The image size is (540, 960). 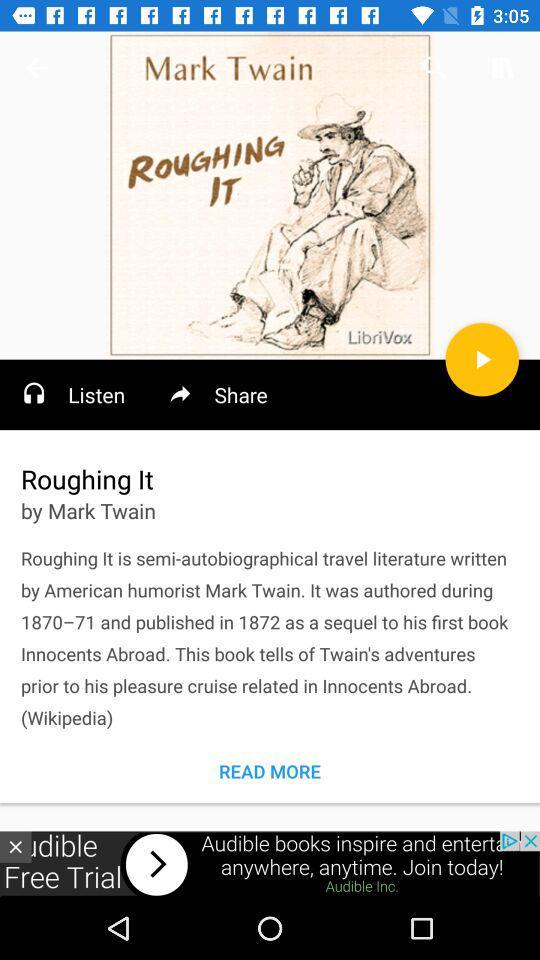 What do you see at coordinates (481, 359) in the screenshot?
I see `the play icon` at bounding box center [481, 359].